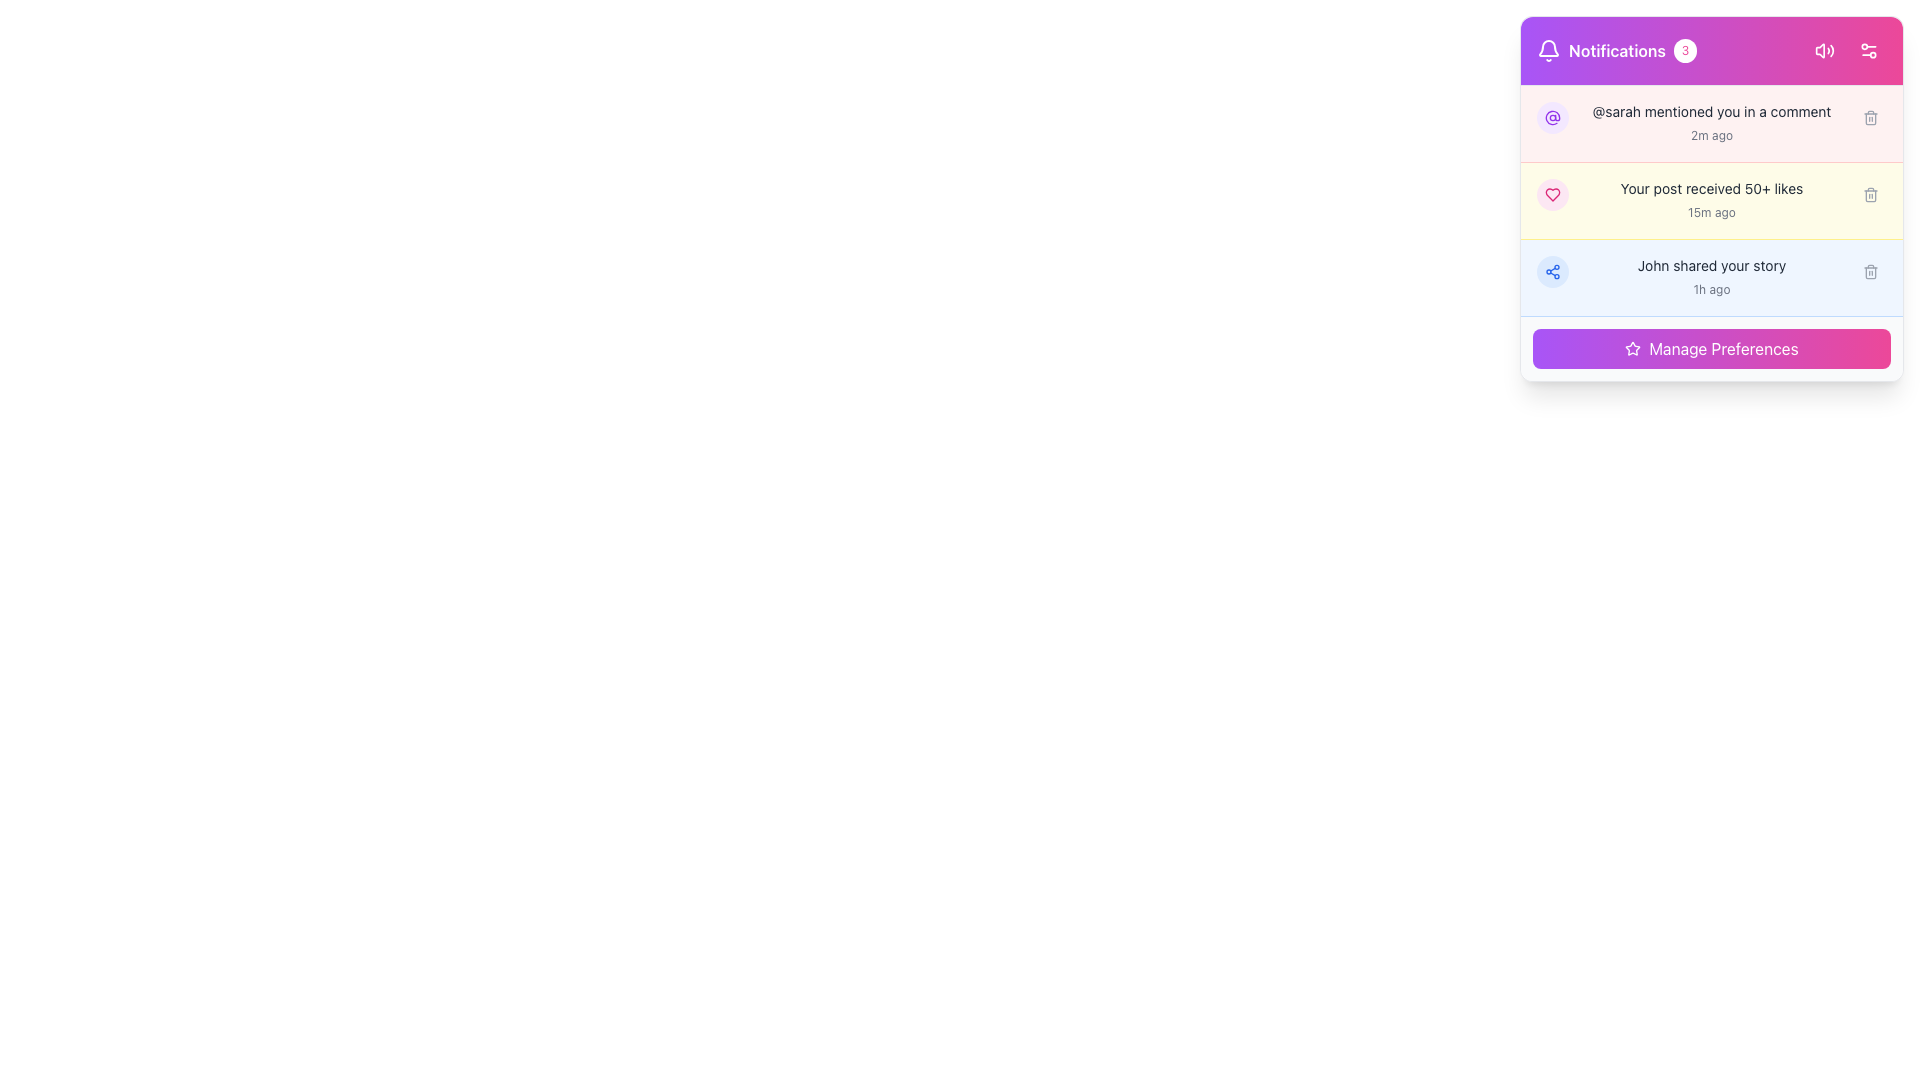 The width and height of the screenshot is (1920, 1080). Describe the element at coordinates (1711, 277) in the screenshot. I see `the text label that says 'John shared your story' and includes a timestamp '1h ago', which is centrally aligned in a light blue rectangular area, located within the third notification entry in the notification list` at that location.